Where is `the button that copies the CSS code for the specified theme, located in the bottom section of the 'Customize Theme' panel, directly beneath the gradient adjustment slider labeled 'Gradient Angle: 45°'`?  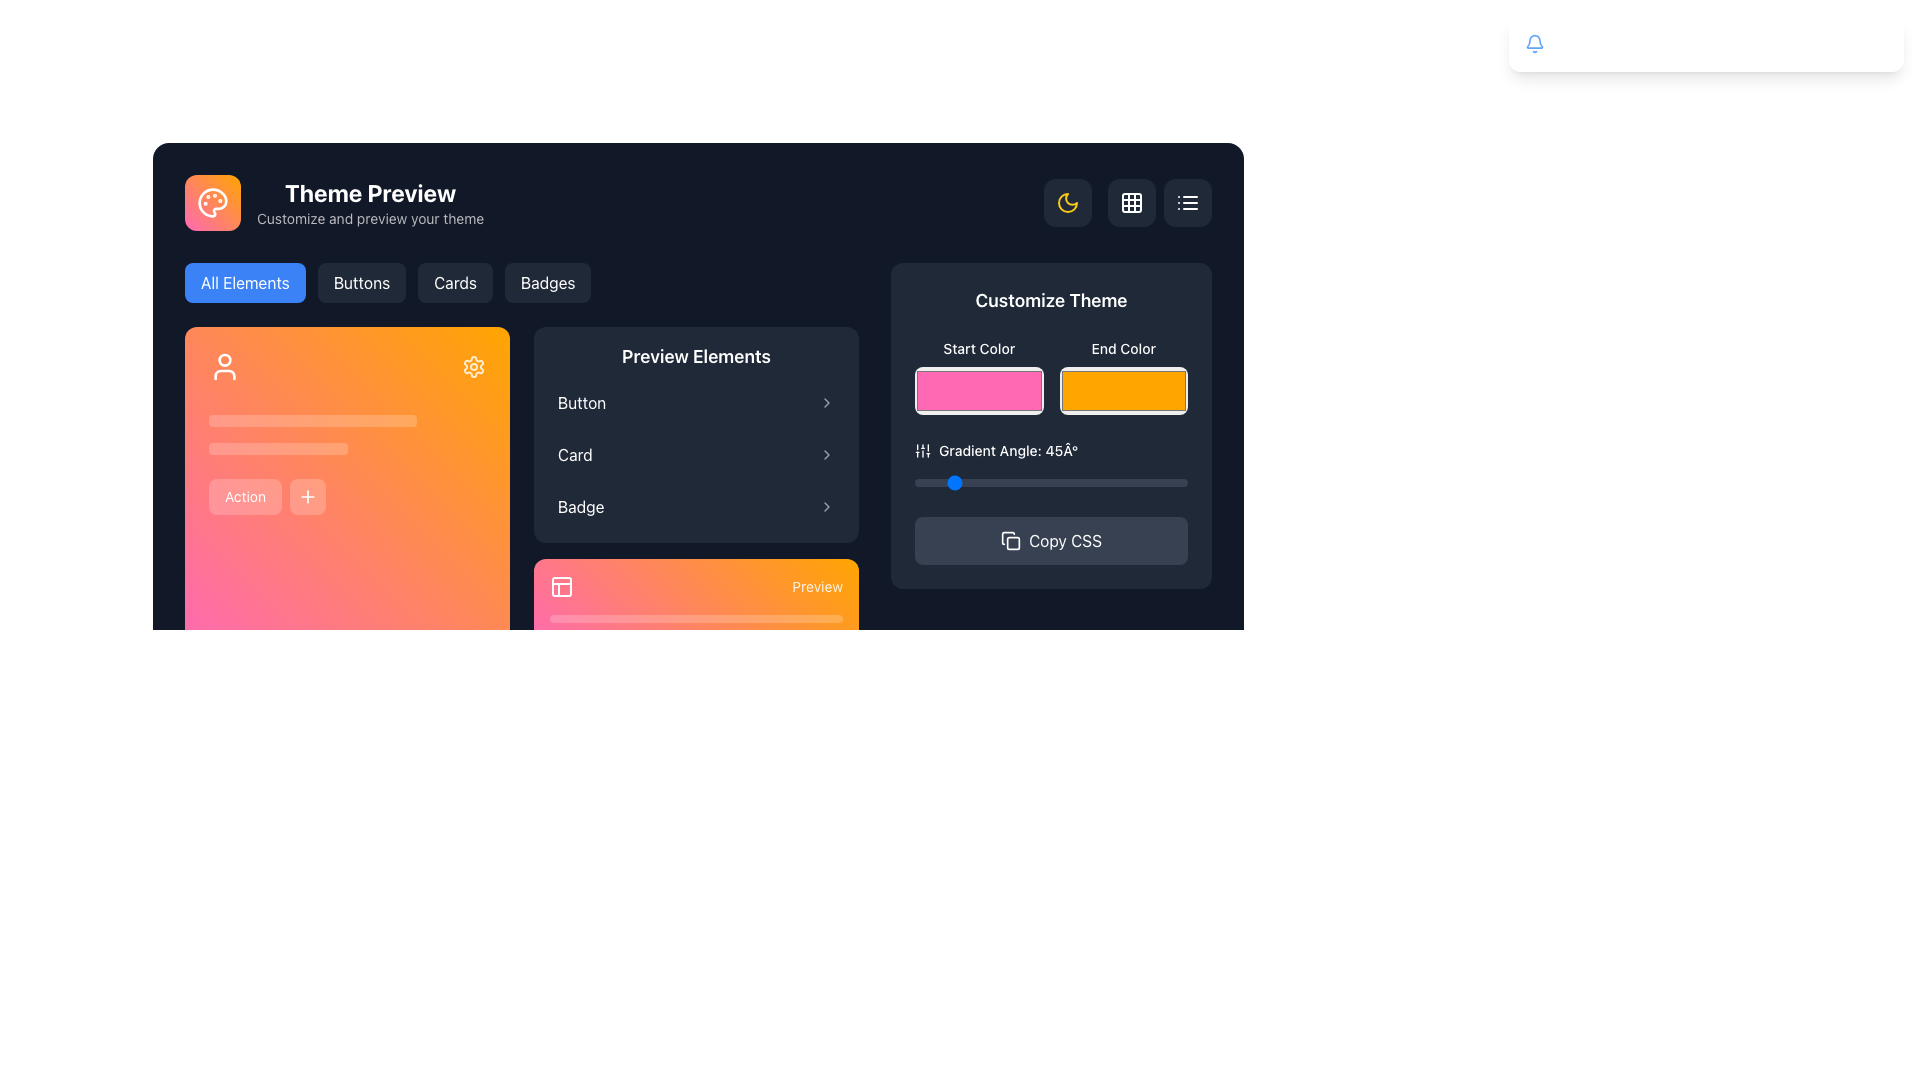 the button that copies the CSS code for the specified theme, located in the bottom section of the 'Customize Theme' panel, directly beneath the gradient adjustment slider labeled 'Gradient Angle: 45°' is located at coordinates (1050, 540).